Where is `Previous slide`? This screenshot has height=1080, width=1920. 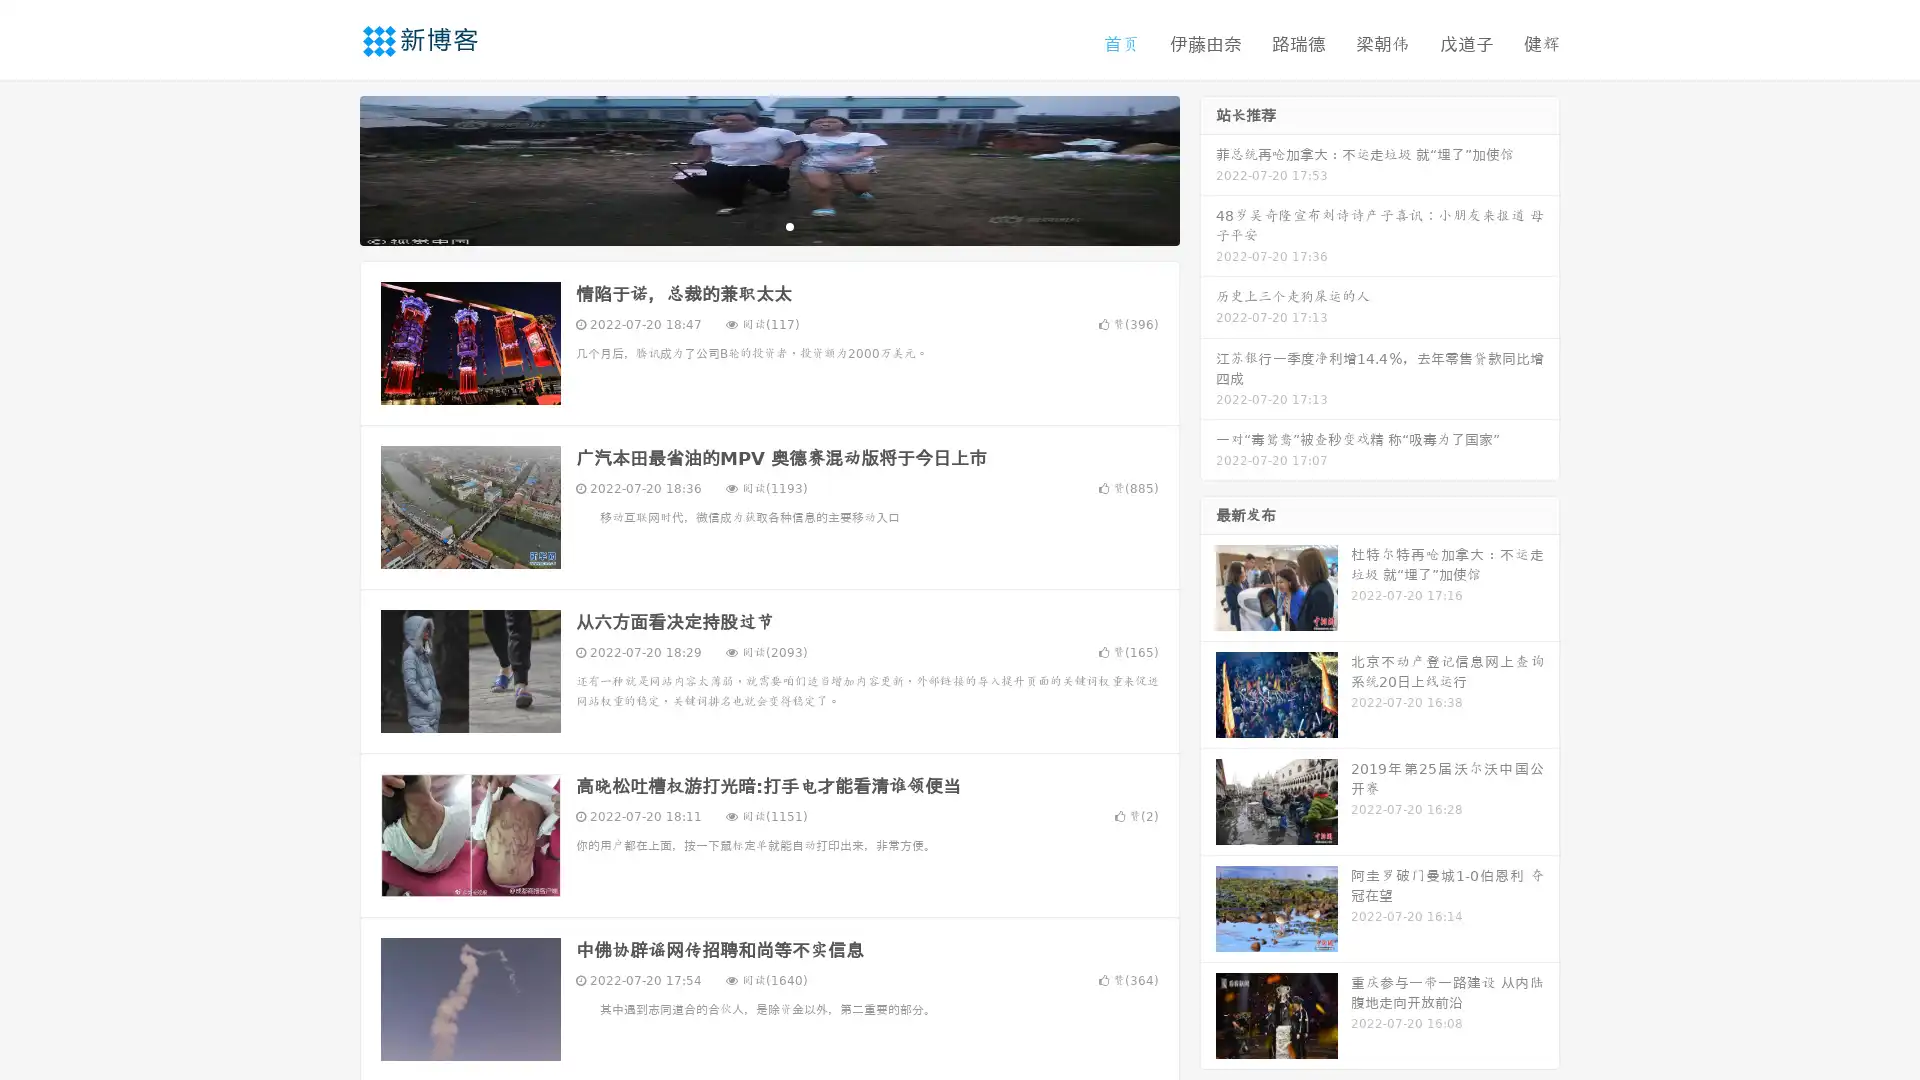
Previous slide is located at coordinates (330, 168).